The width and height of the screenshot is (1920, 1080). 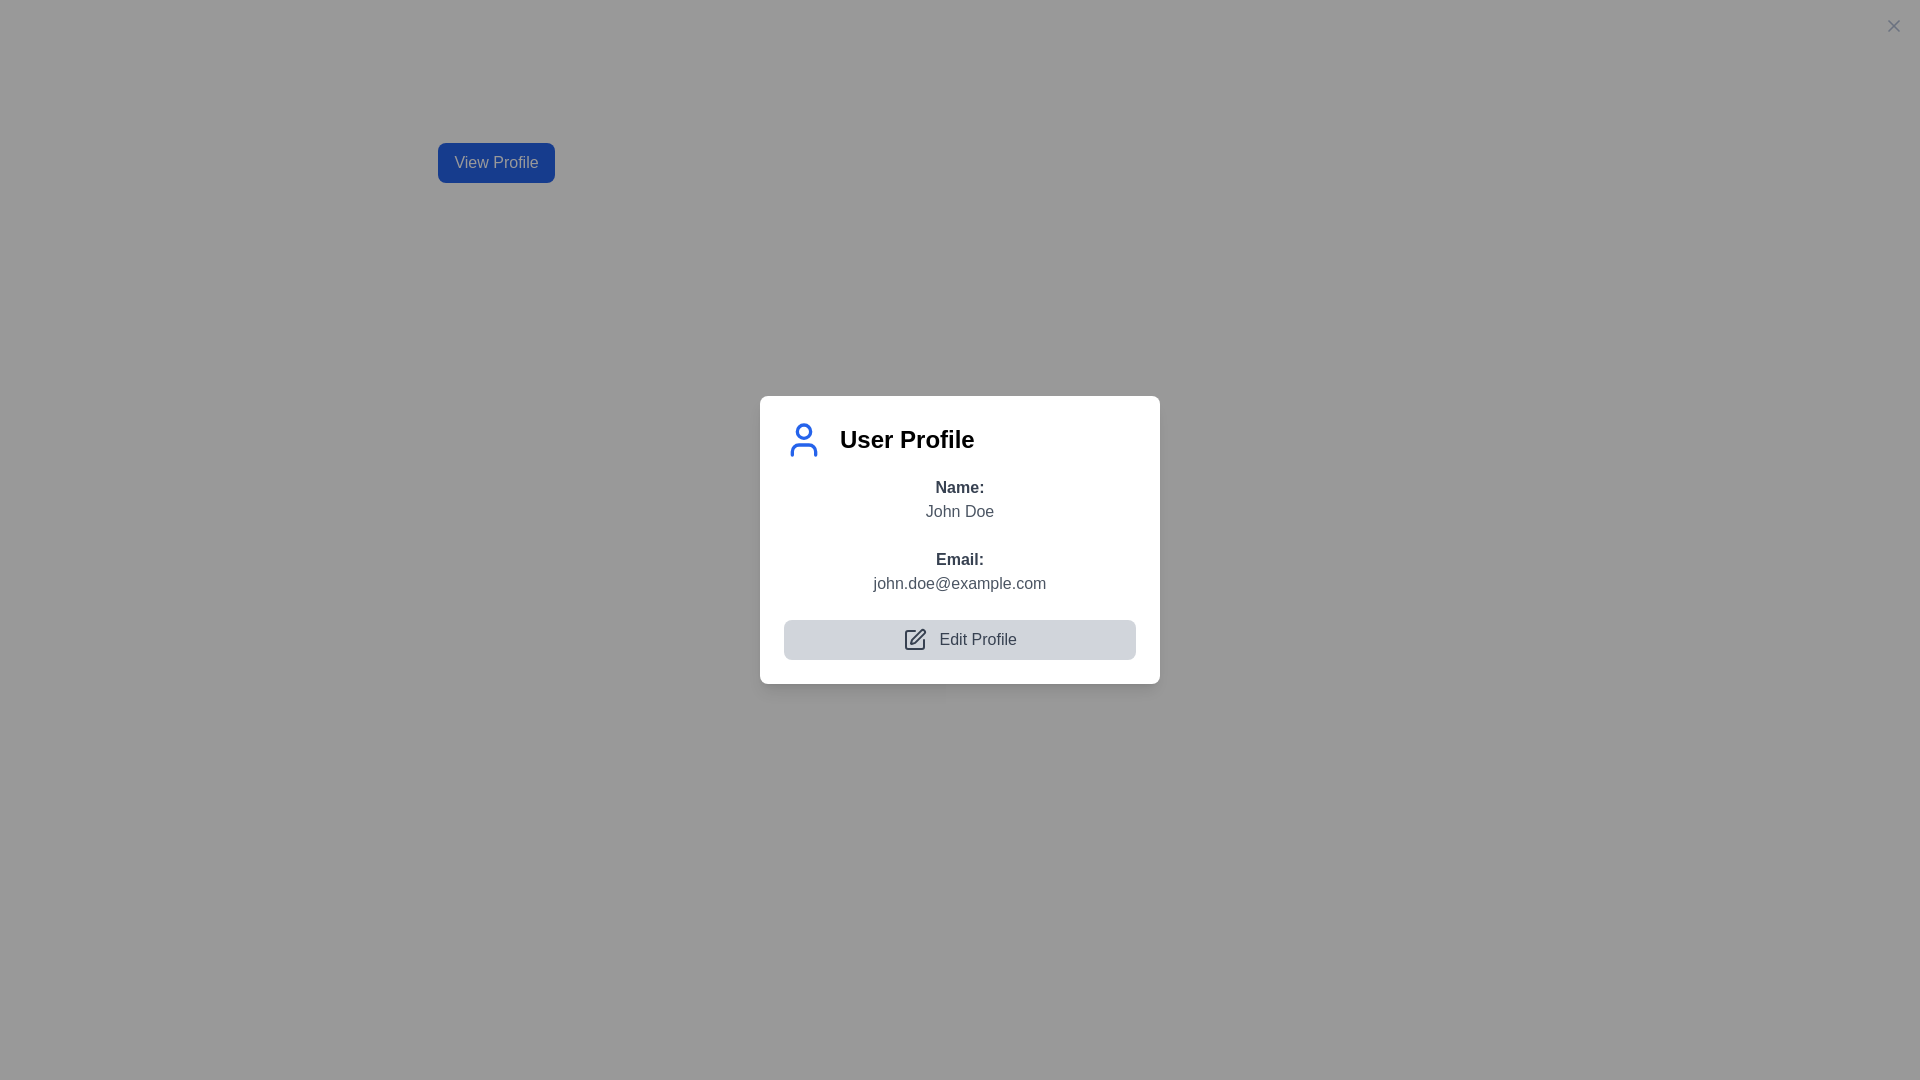 I want to click on the Information Display Section that includes the user's name 'John Doe' and email 'john.doe@example.com', which is located in the card titled 'User Profile', so click(x=960, y=567).